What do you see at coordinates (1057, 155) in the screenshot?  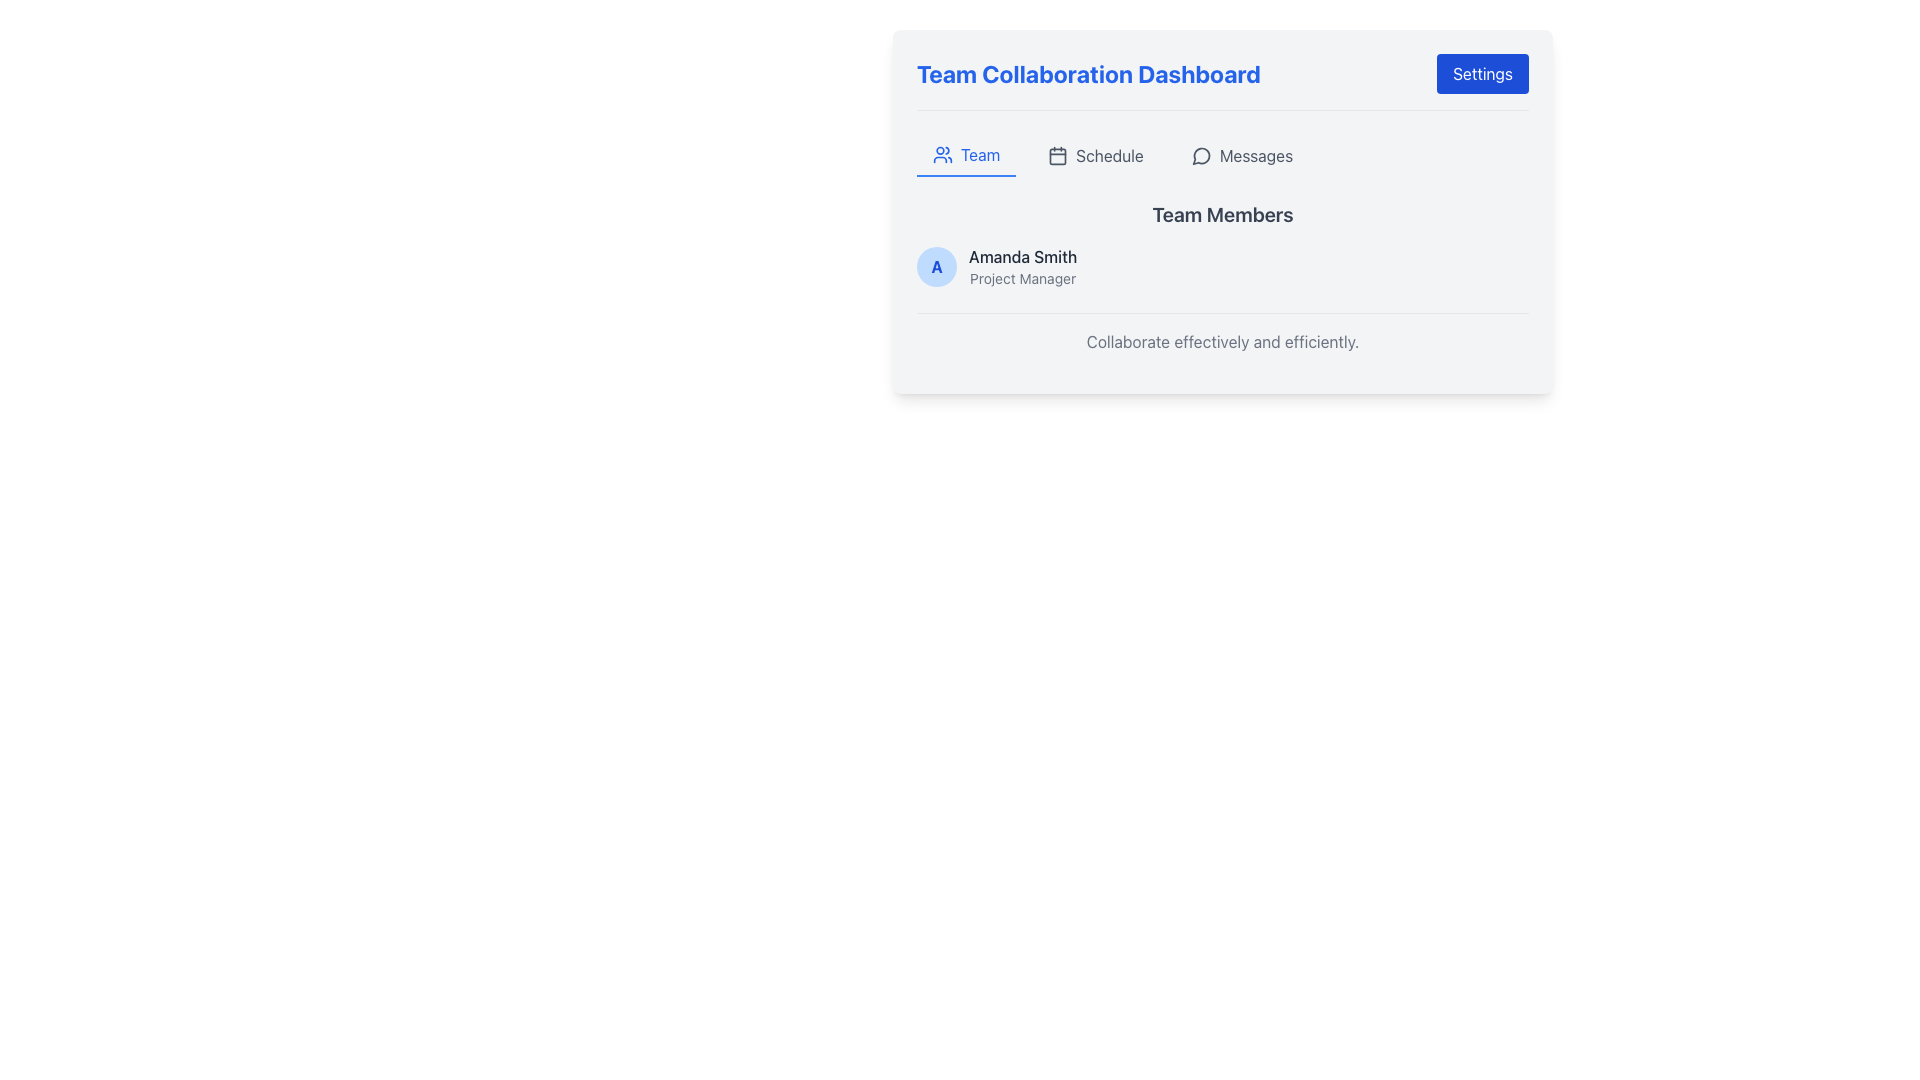 I see `the rectangular body of the calendar icon, which is part of the 'Schedule' option in the horizontal navigation menu located in the top-right region of the user interface` at bounding box center [1057, 155].